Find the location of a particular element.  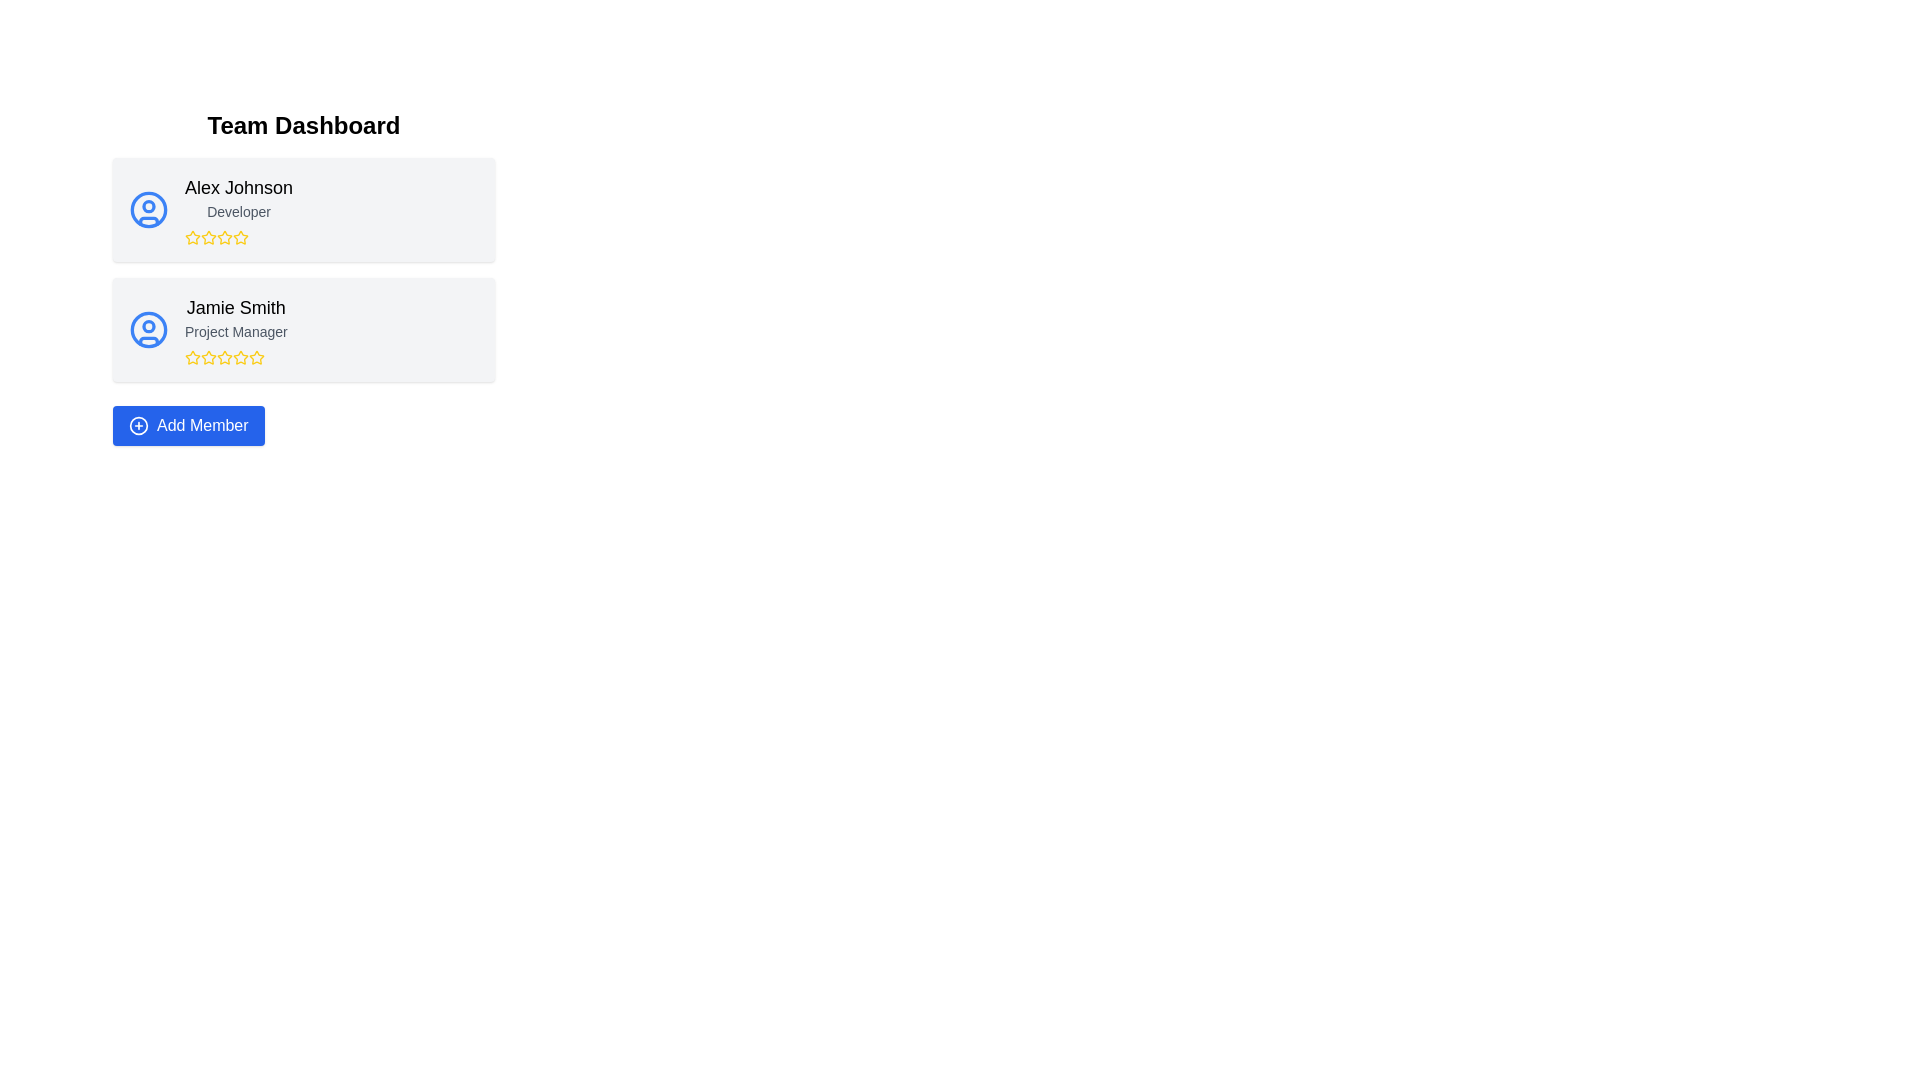

the second star icon used for user rating representation located under the user card of 'Alex Johnson' in the Team Dashboard interface is located at coordinates (192, 236).